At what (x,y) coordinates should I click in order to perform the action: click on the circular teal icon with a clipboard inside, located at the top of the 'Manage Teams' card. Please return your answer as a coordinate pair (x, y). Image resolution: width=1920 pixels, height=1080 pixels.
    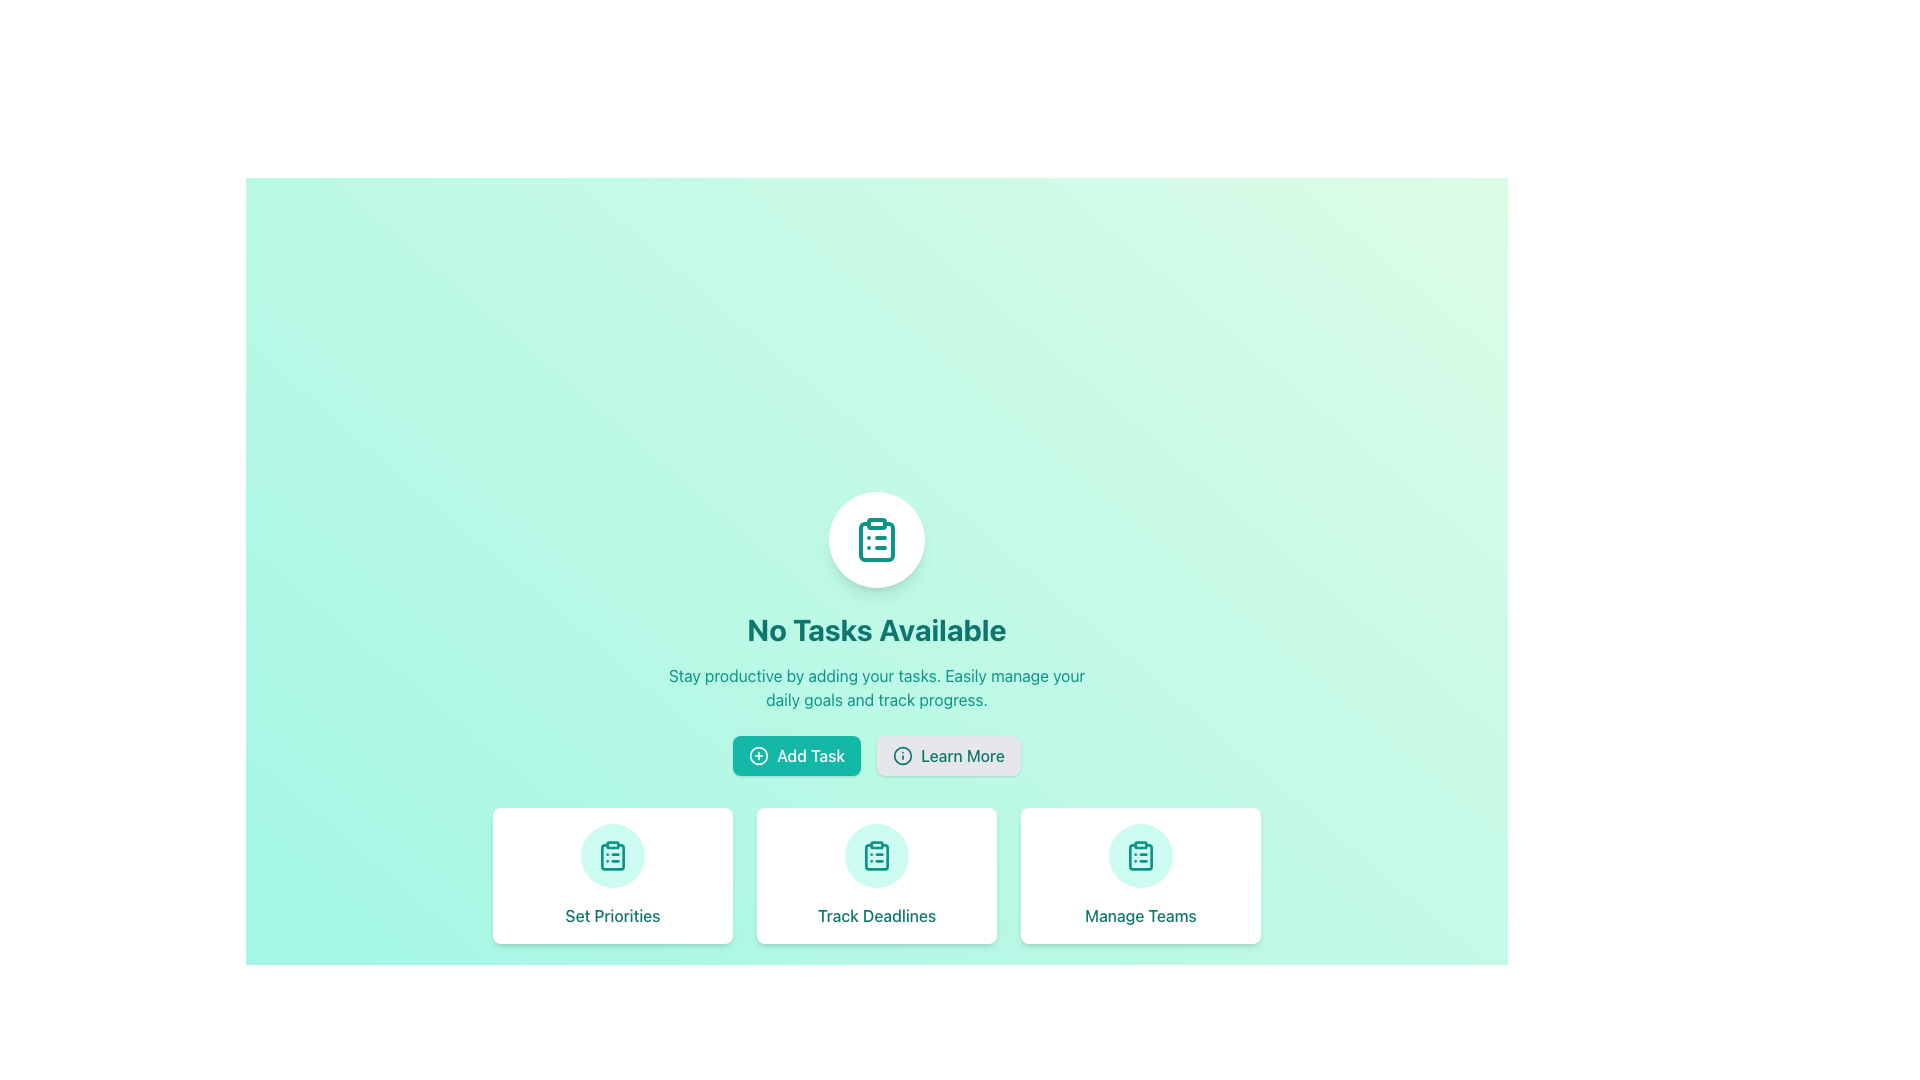
    Looking at the image, I should click on (1141, 855).